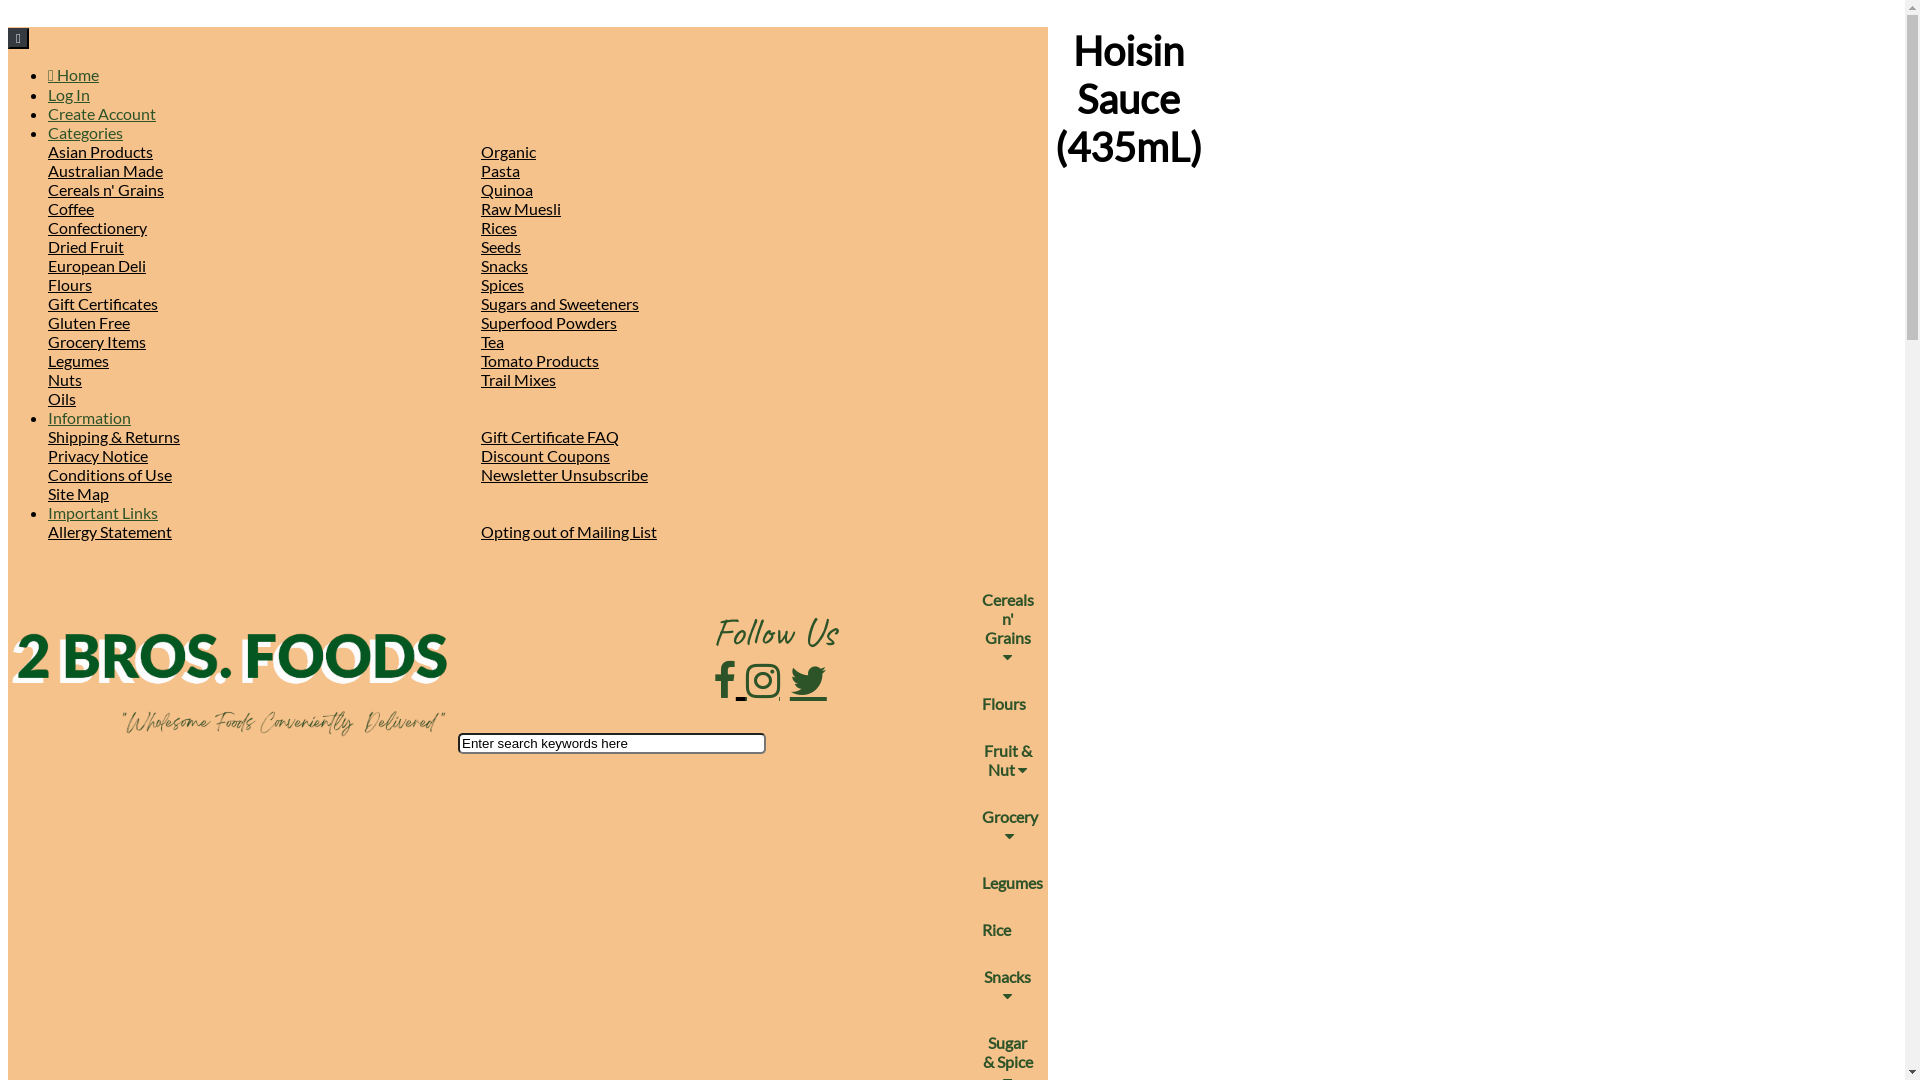  What do you see at coordinates (78, 493) in the screenshot?
I see `'Site Map'` at bounding box center [78, 493].